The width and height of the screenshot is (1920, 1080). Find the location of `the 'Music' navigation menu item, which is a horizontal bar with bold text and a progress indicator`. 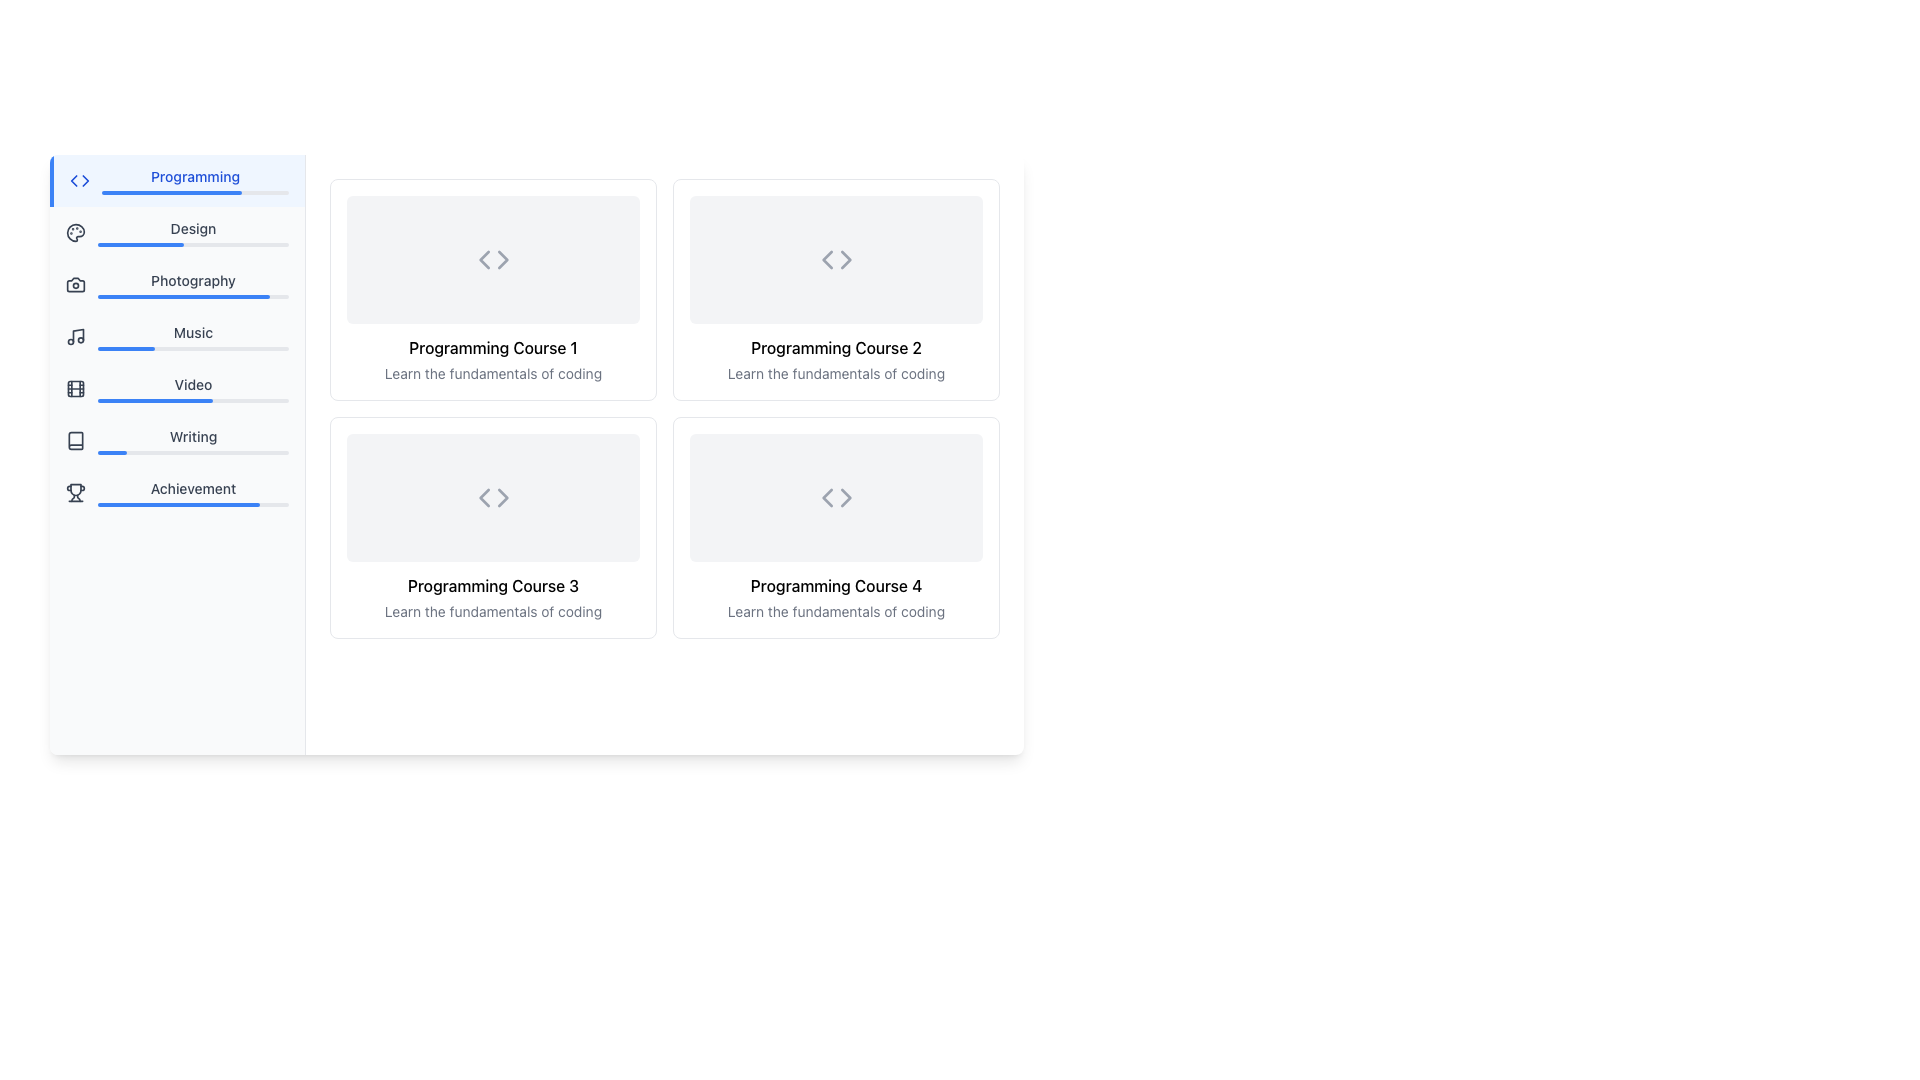

the 'Music' navigation menu item, which is a horizontal bar with bold text and a progress indicator is located at coordinates (193, 335).